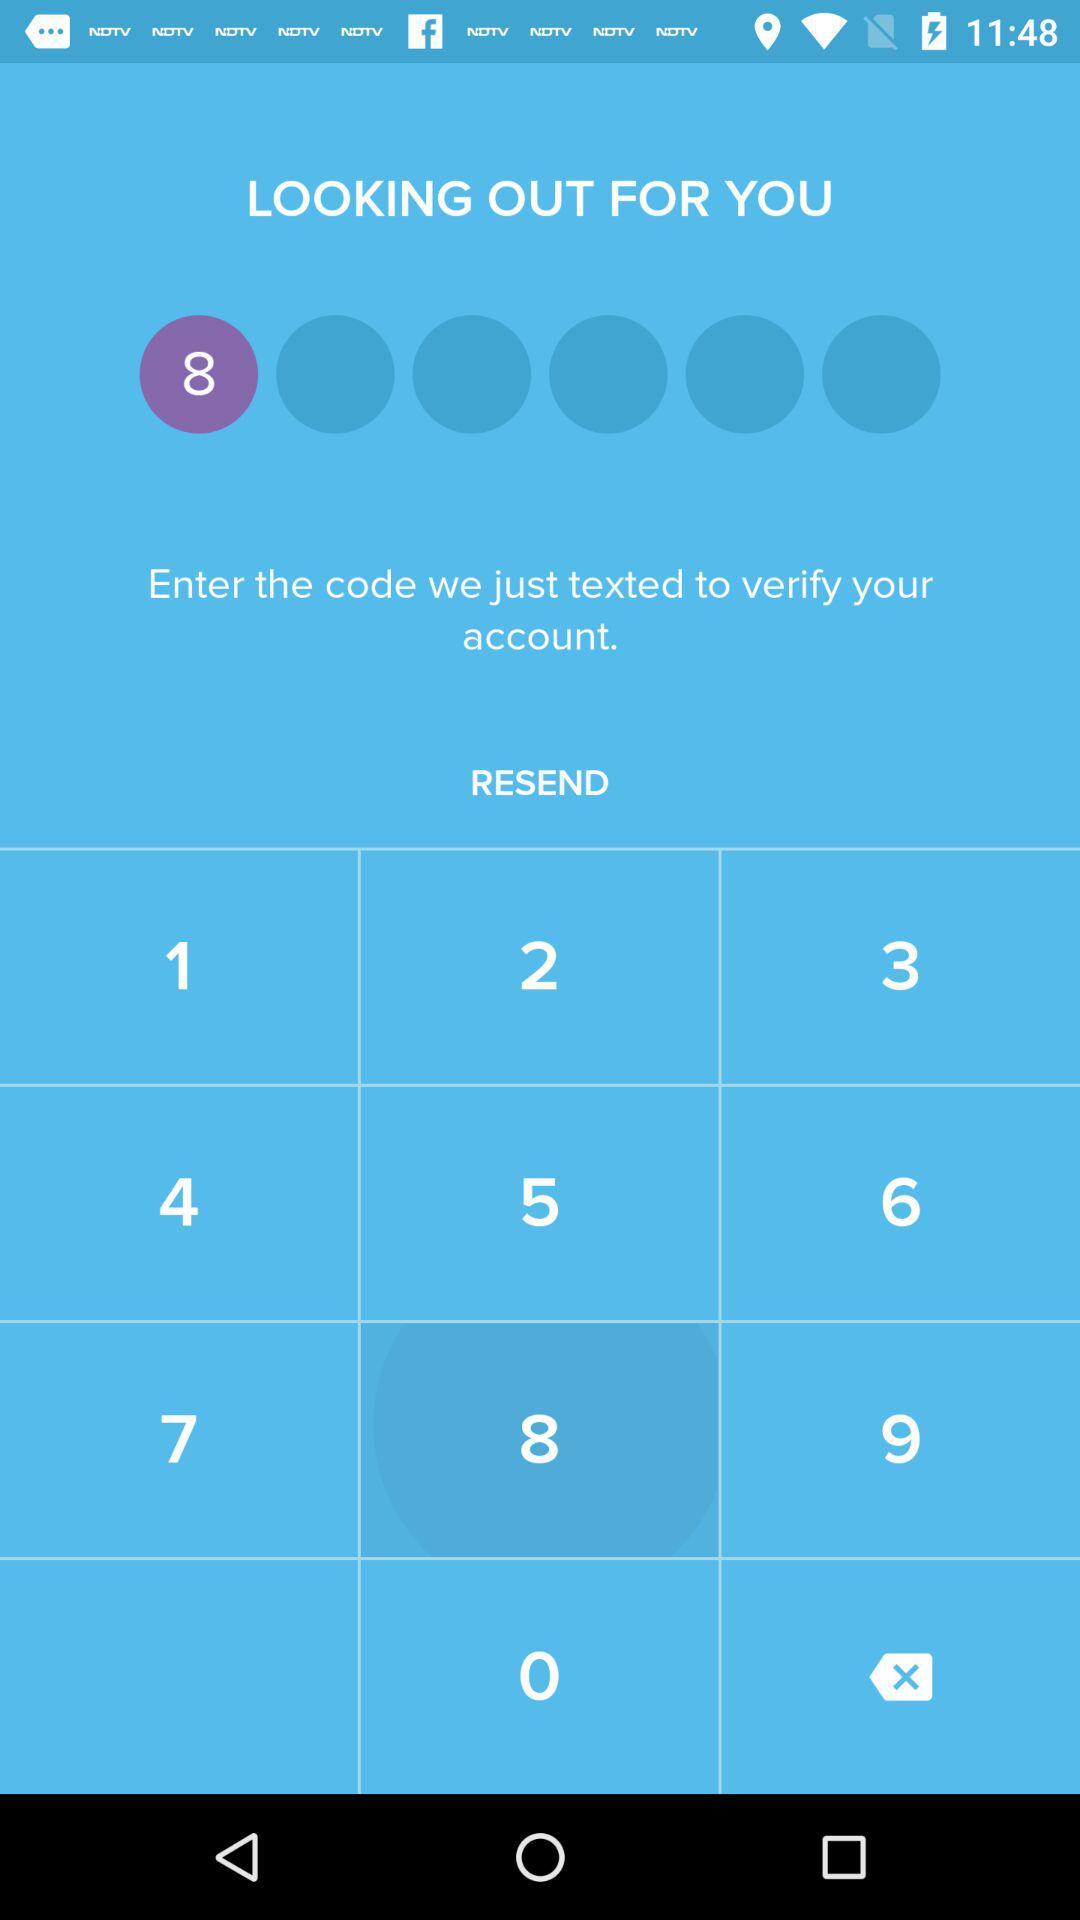 This screenshot has height=1920, width=1080. Describe the element at coordinates (900, 1440) in the screenshot. I see `the 9 icon` at that location.